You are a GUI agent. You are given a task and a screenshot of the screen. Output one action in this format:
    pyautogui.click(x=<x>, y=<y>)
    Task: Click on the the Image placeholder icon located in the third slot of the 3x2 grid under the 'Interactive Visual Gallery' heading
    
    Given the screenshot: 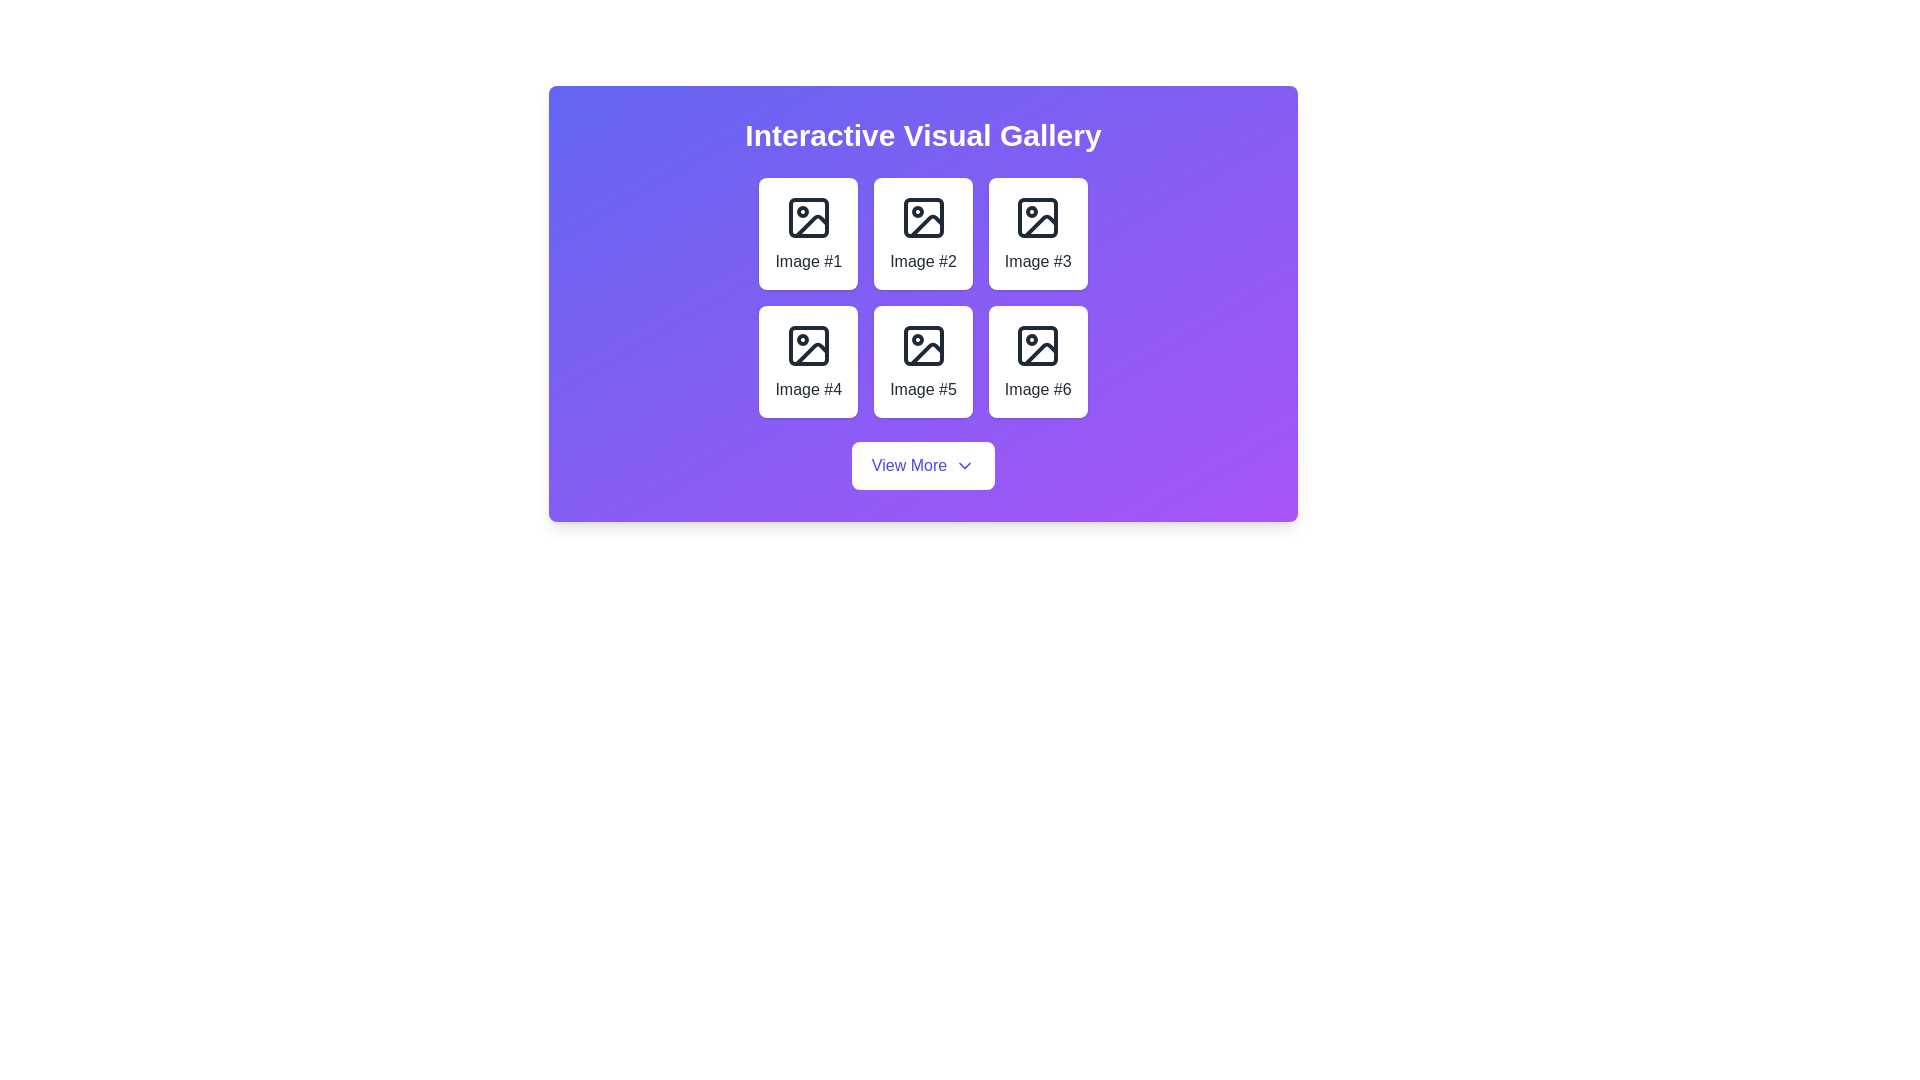 What is the action you would take?
    pyautogui.click(x=1038, y=218)
    